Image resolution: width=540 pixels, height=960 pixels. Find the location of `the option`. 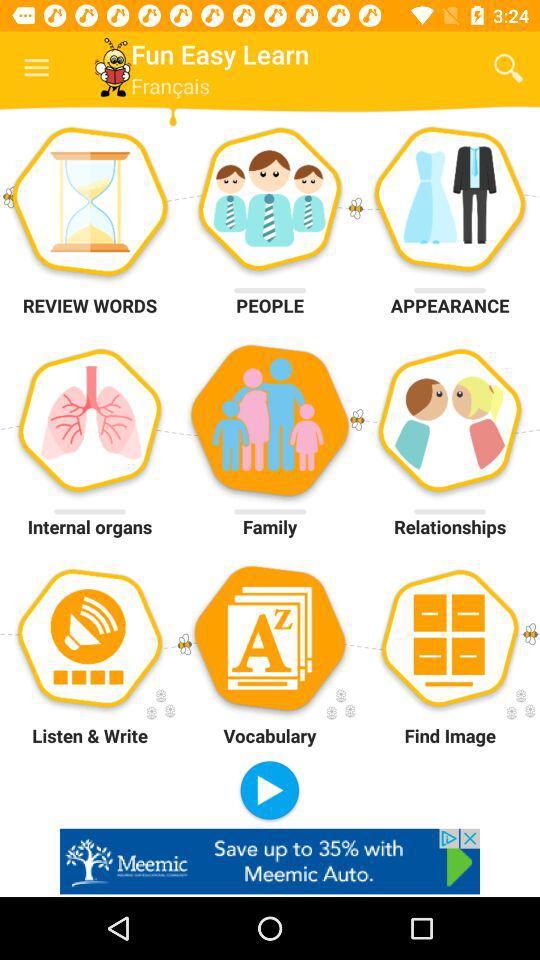

the option is located at coordinates (270, 860).